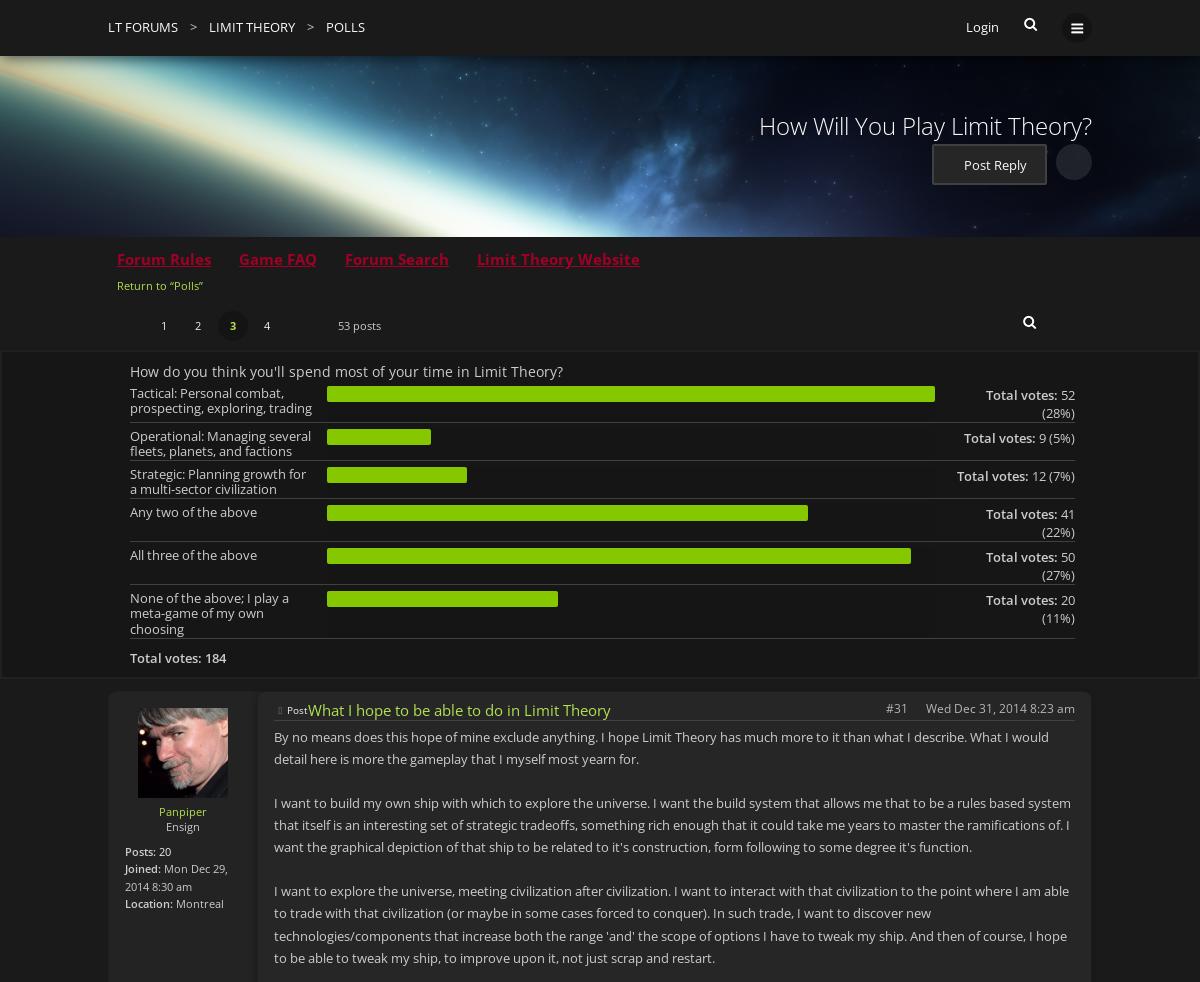  What do you see at coordinates (1067, 598) in the screenshot?
I see `'20'` at bounding box center [1067, 598].